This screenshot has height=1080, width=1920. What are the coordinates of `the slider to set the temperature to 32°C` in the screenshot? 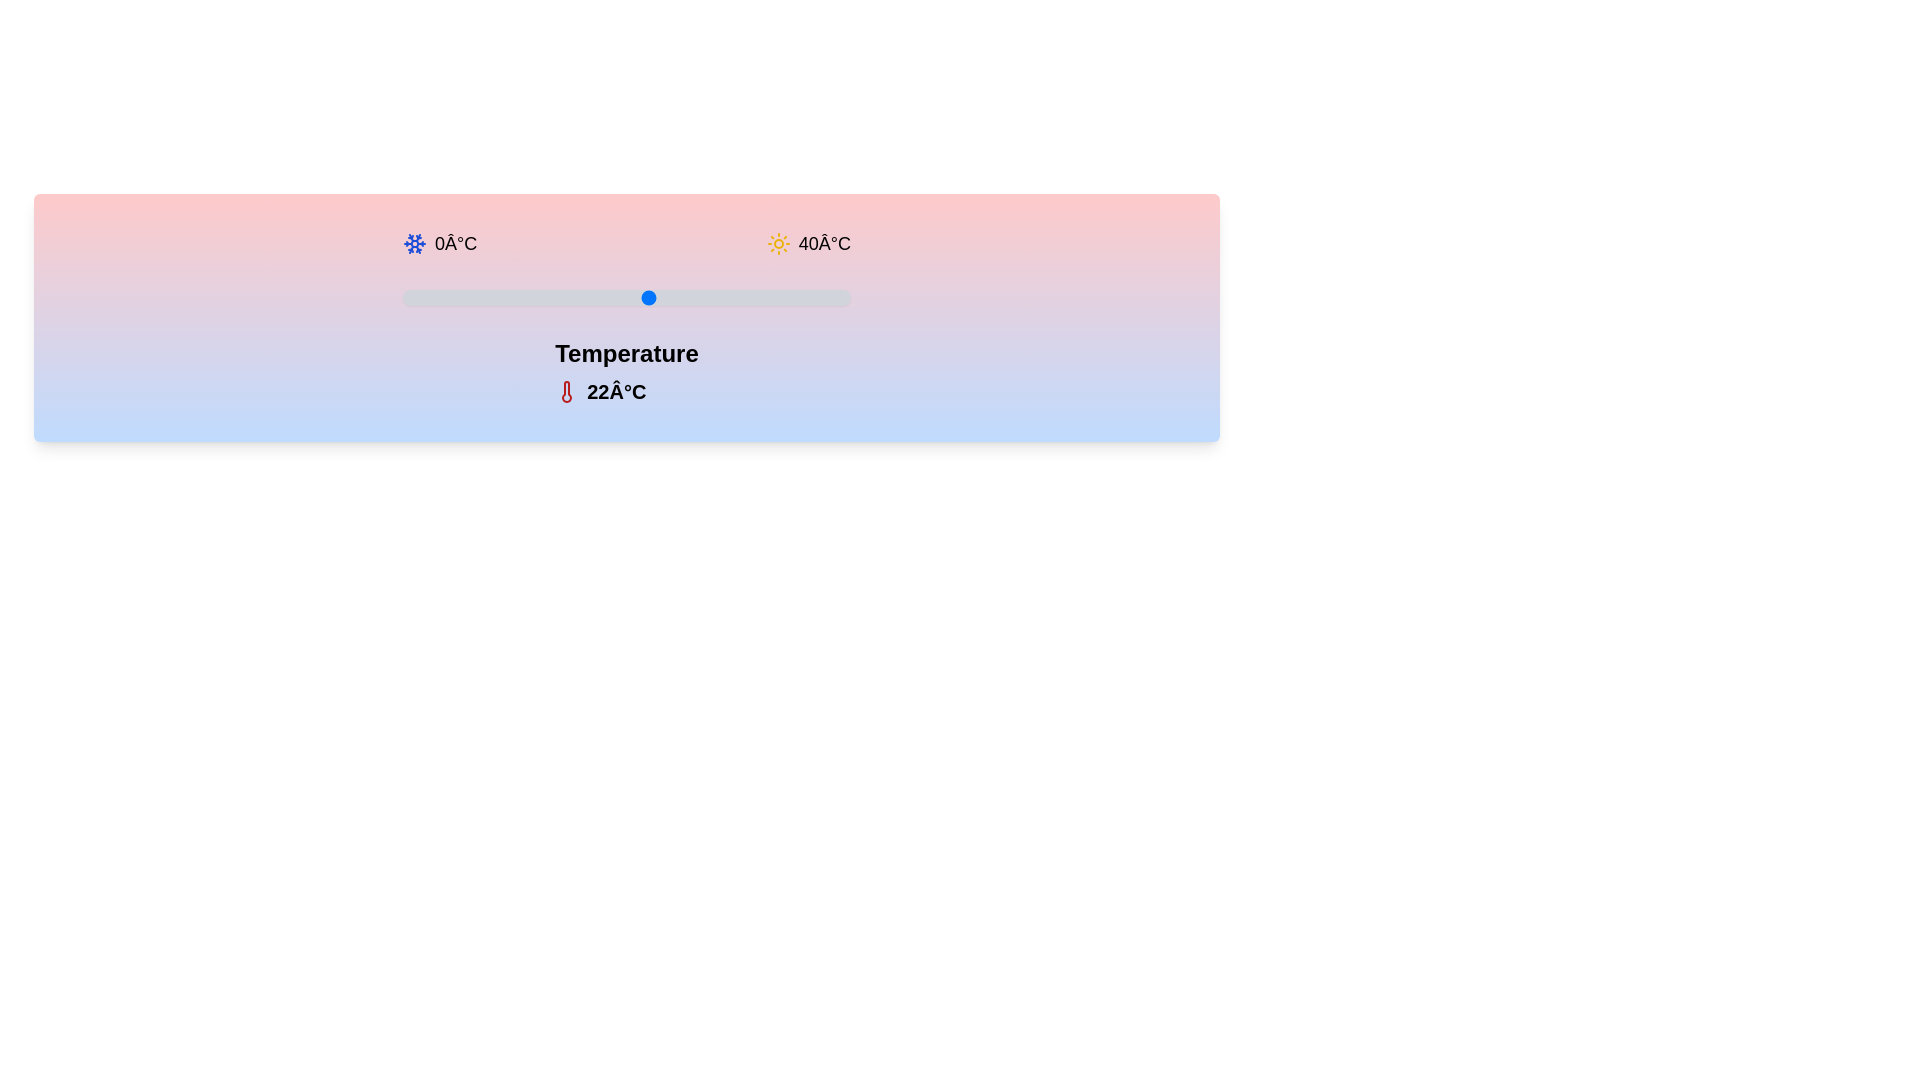 It's located at (760, 297).